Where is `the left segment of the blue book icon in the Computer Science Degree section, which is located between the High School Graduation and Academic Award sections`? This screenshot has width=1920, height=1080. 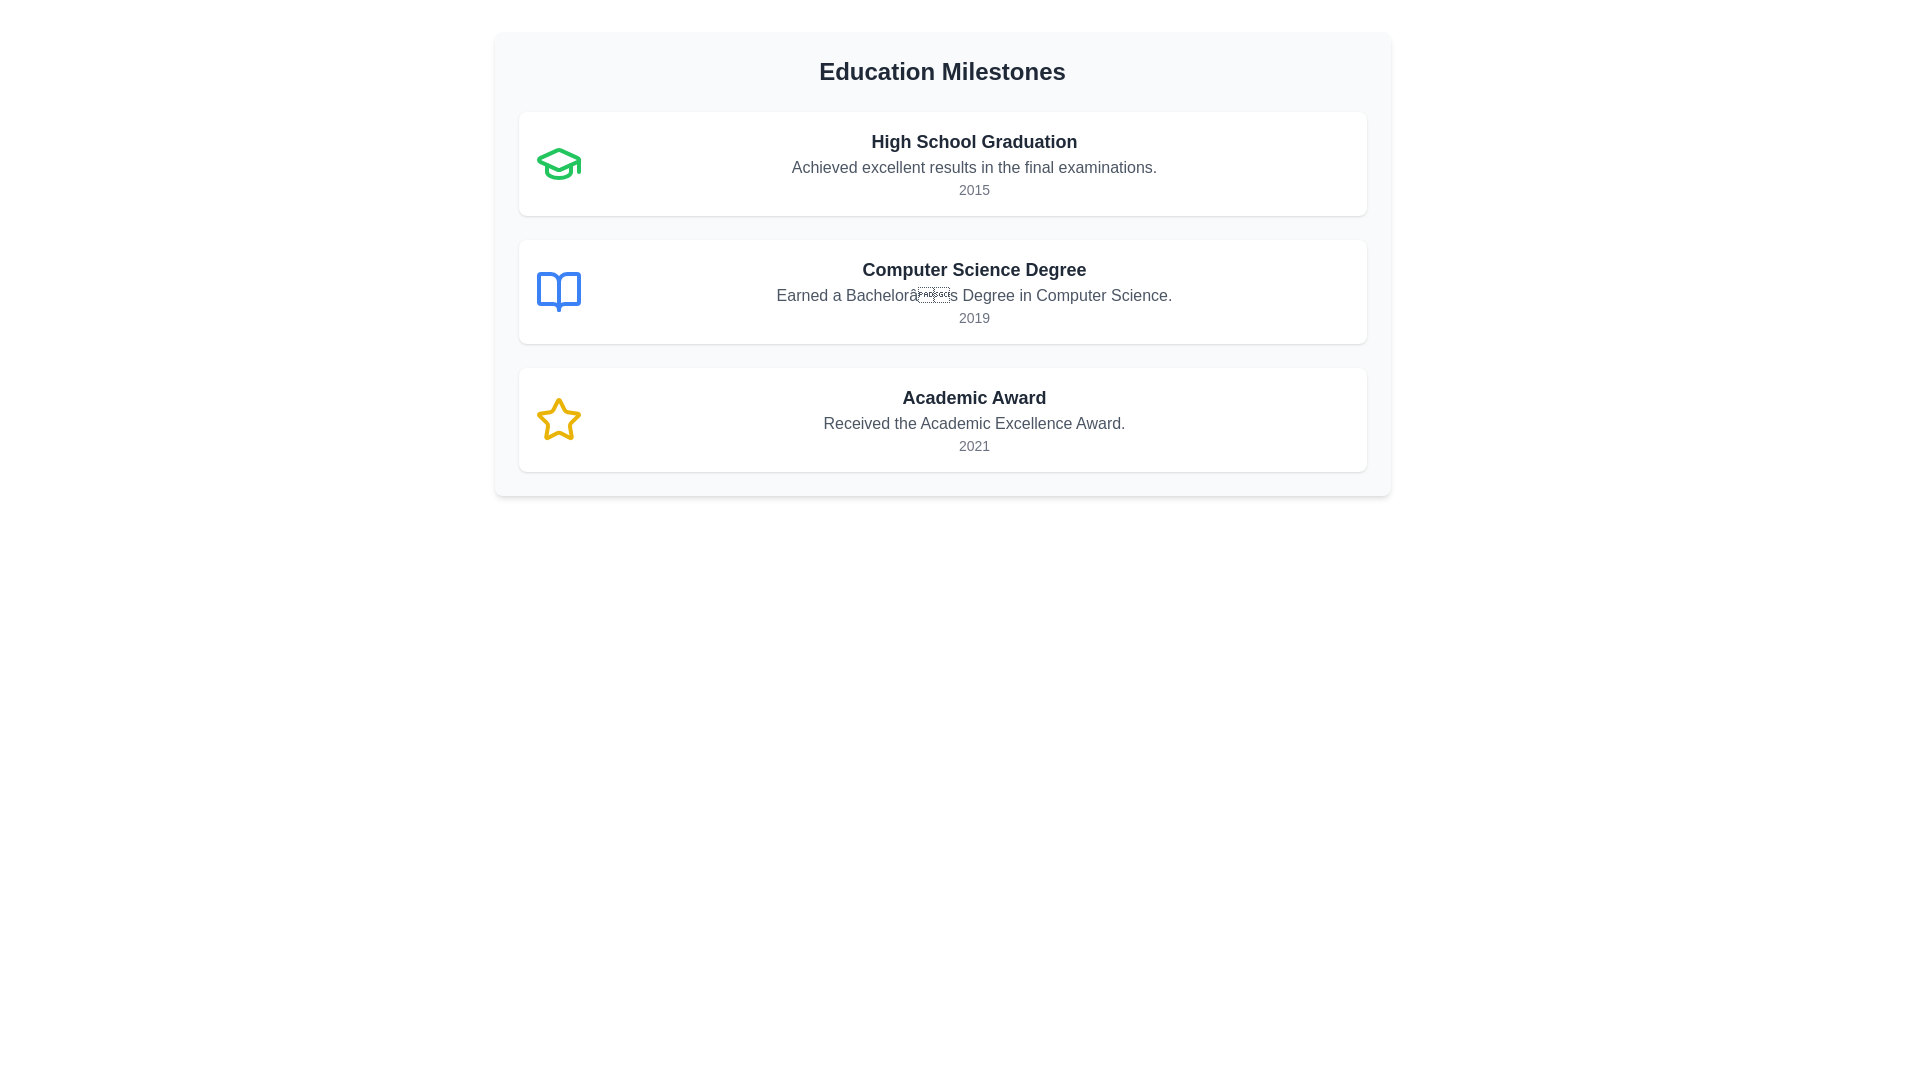
the left segment of the blue book icon in the Computer Science Degree section, which is located between the High School Graduation and Academic Award sections is located at coordinates (558, 292).